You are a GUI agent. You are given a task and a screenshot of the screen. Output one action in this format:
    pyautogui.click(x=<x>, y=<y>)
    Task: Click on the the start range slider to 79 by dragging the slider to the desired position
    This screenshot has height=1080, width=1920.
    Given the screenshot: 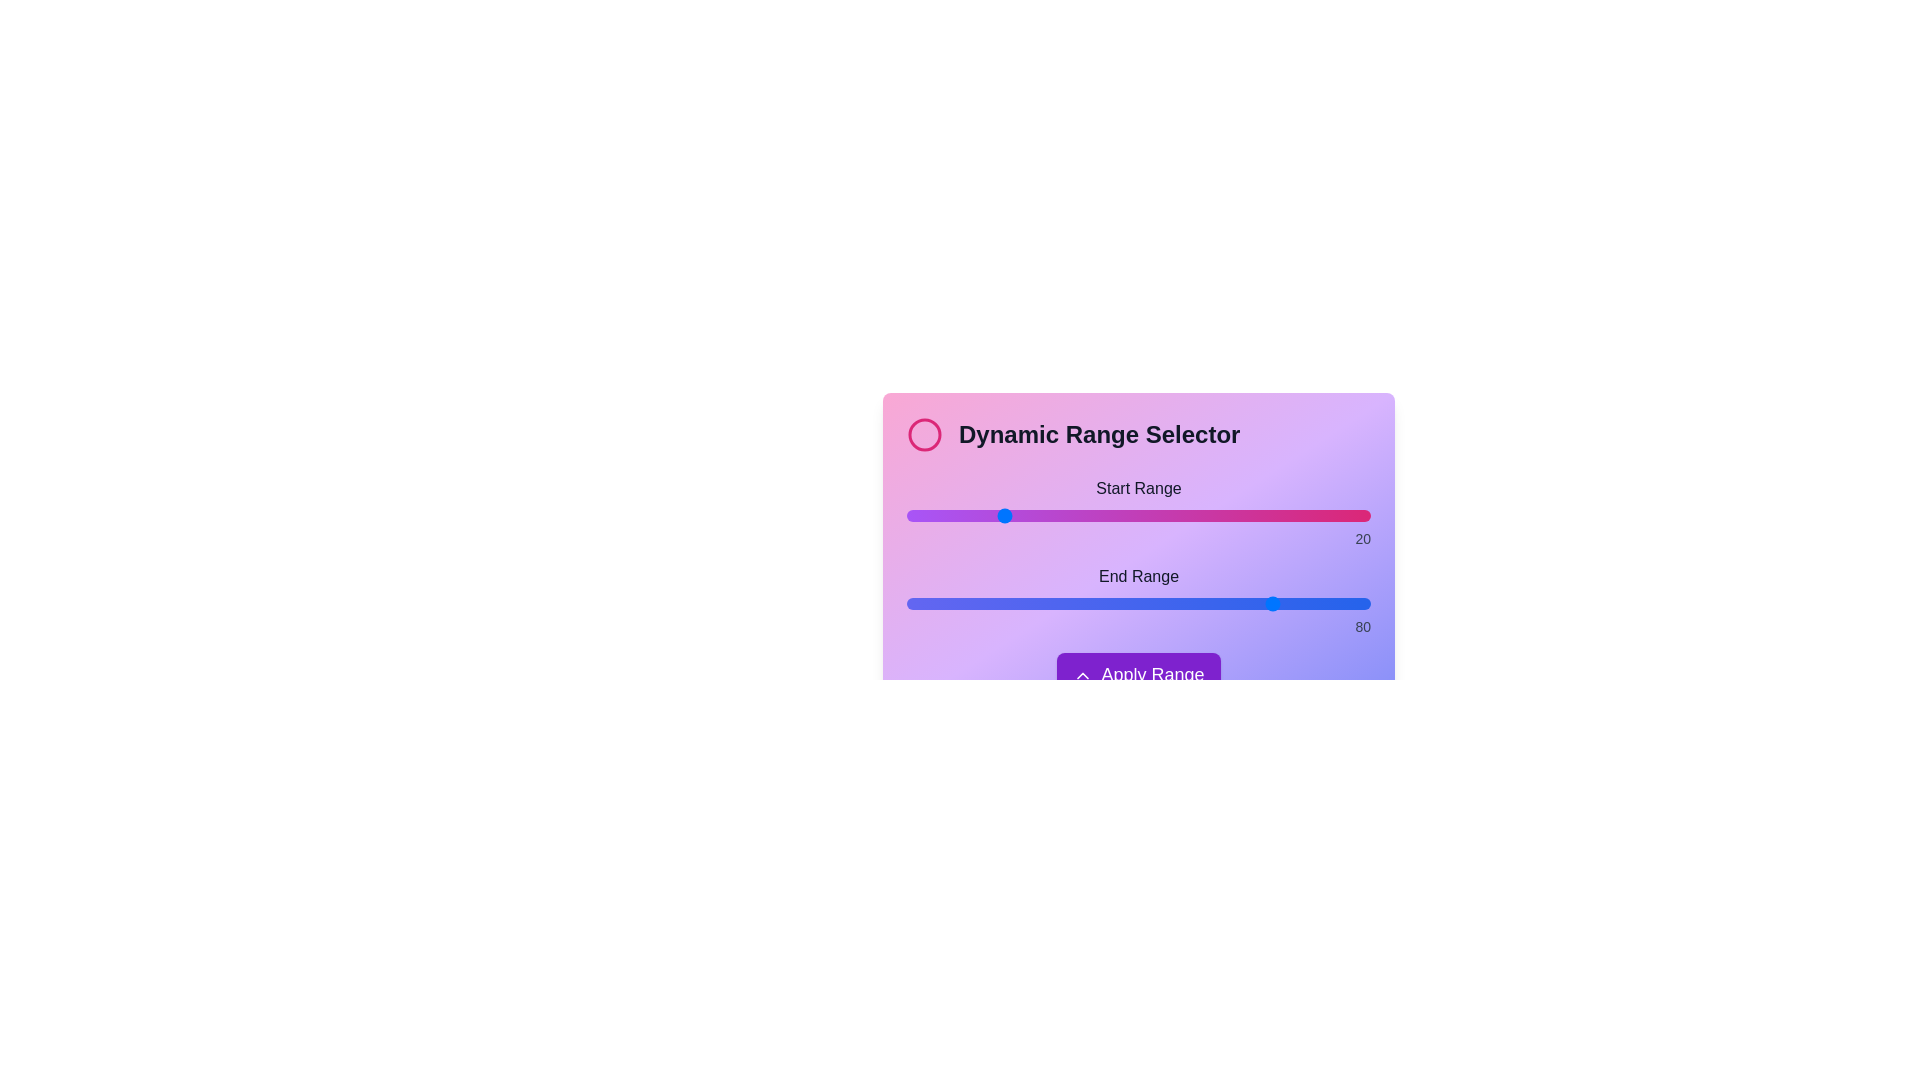 What is the action you would take?
    pyautogui.click(x=1272, y=515)
    